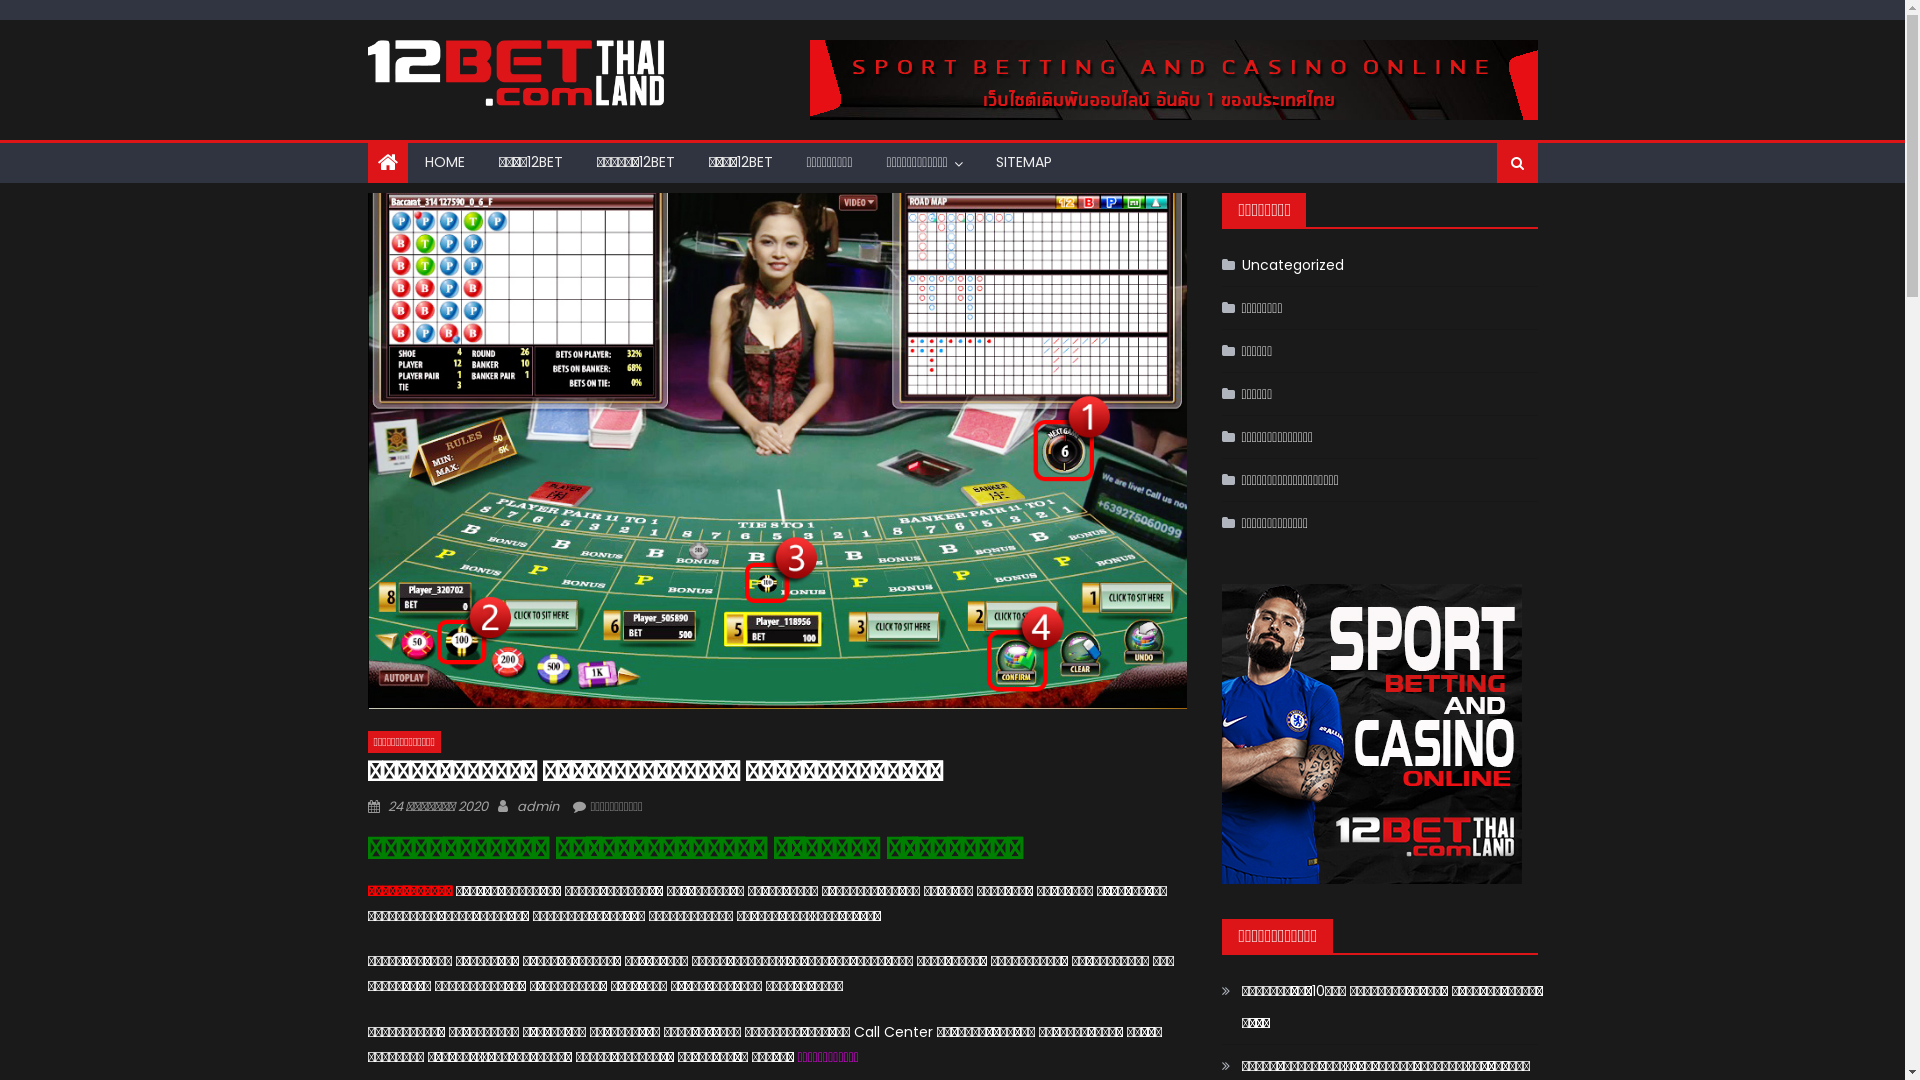 The height and width of the screenshot is (1080, 1920). Describe the element at coordinates (1282, 264) in the screenshot. I see `'Uncategorized'` at that location.